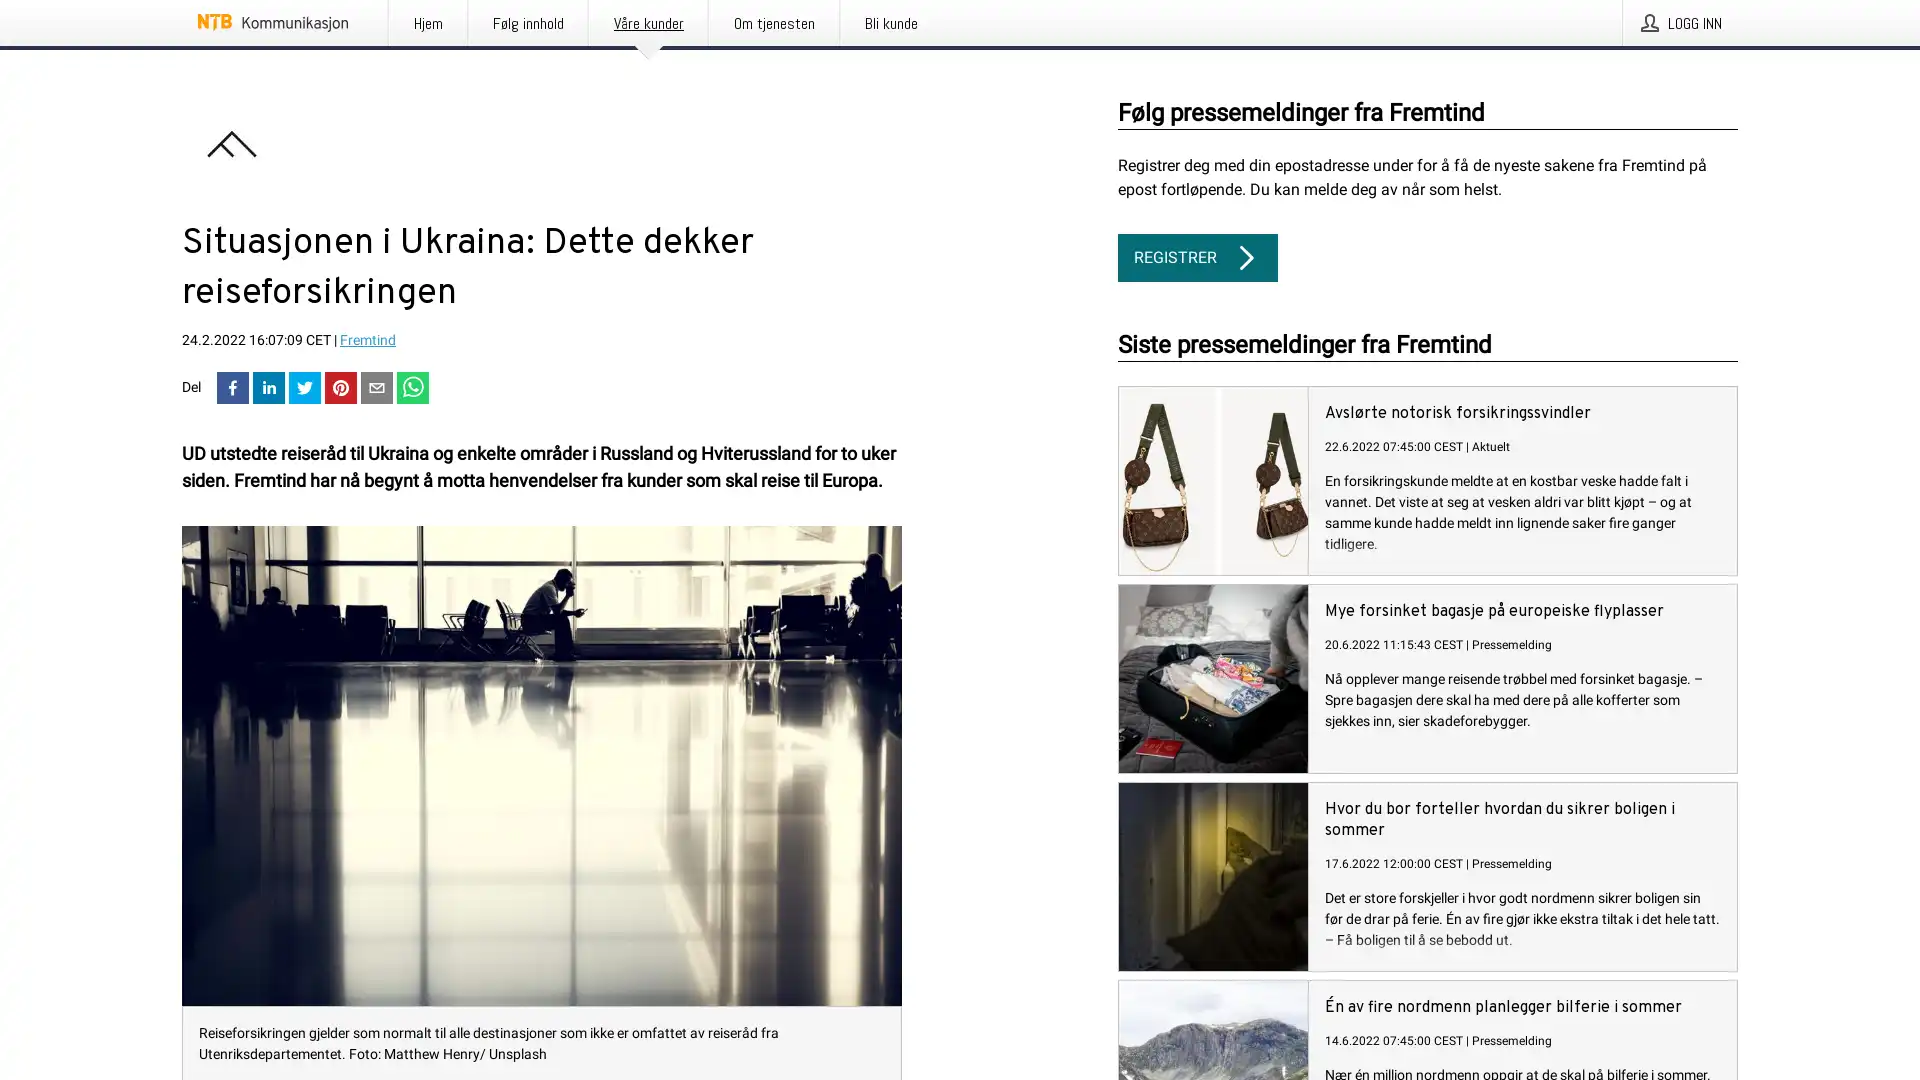  What do you see at coordinates (340, 389) in the screenshot?
I see `pinterest` at bounding box center [340, 389].